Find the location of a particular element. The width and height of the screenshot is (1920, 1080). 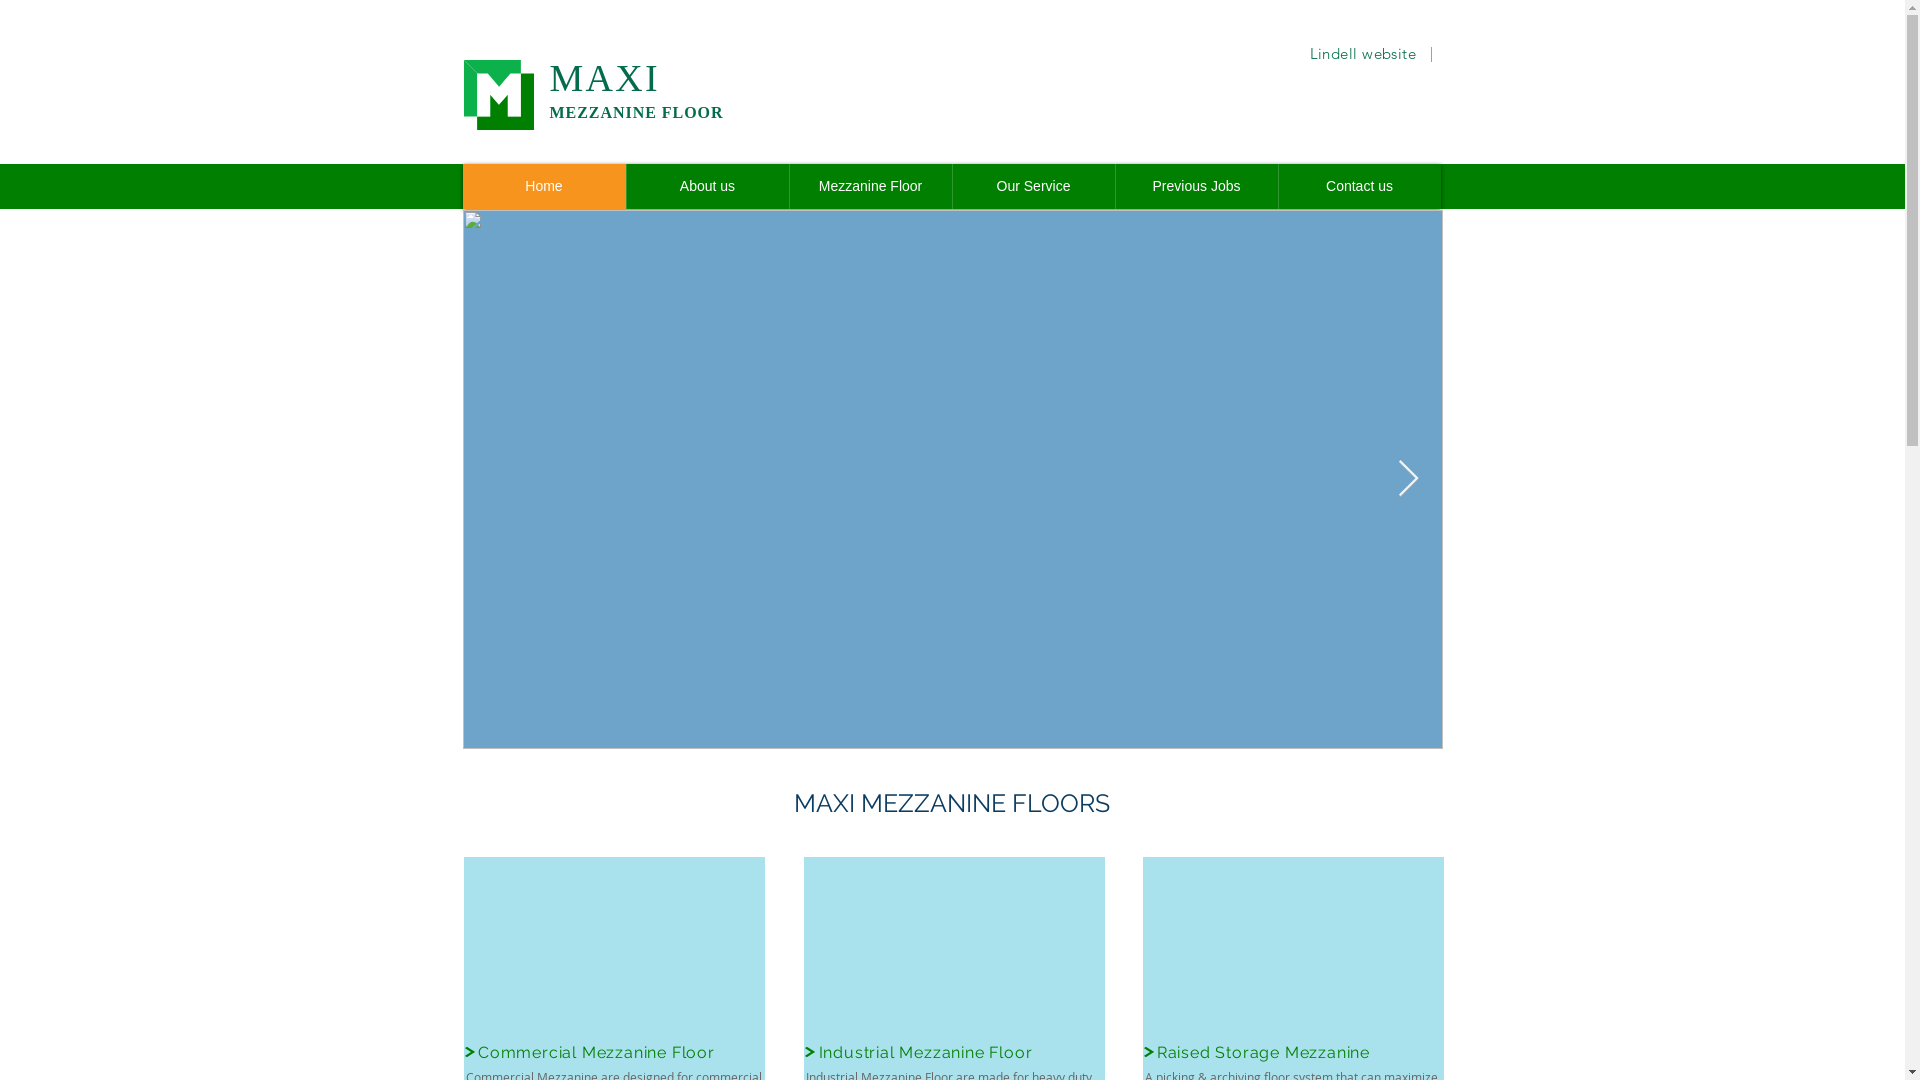

'Mezzanine Floor' is located at coordinates (786, 186).